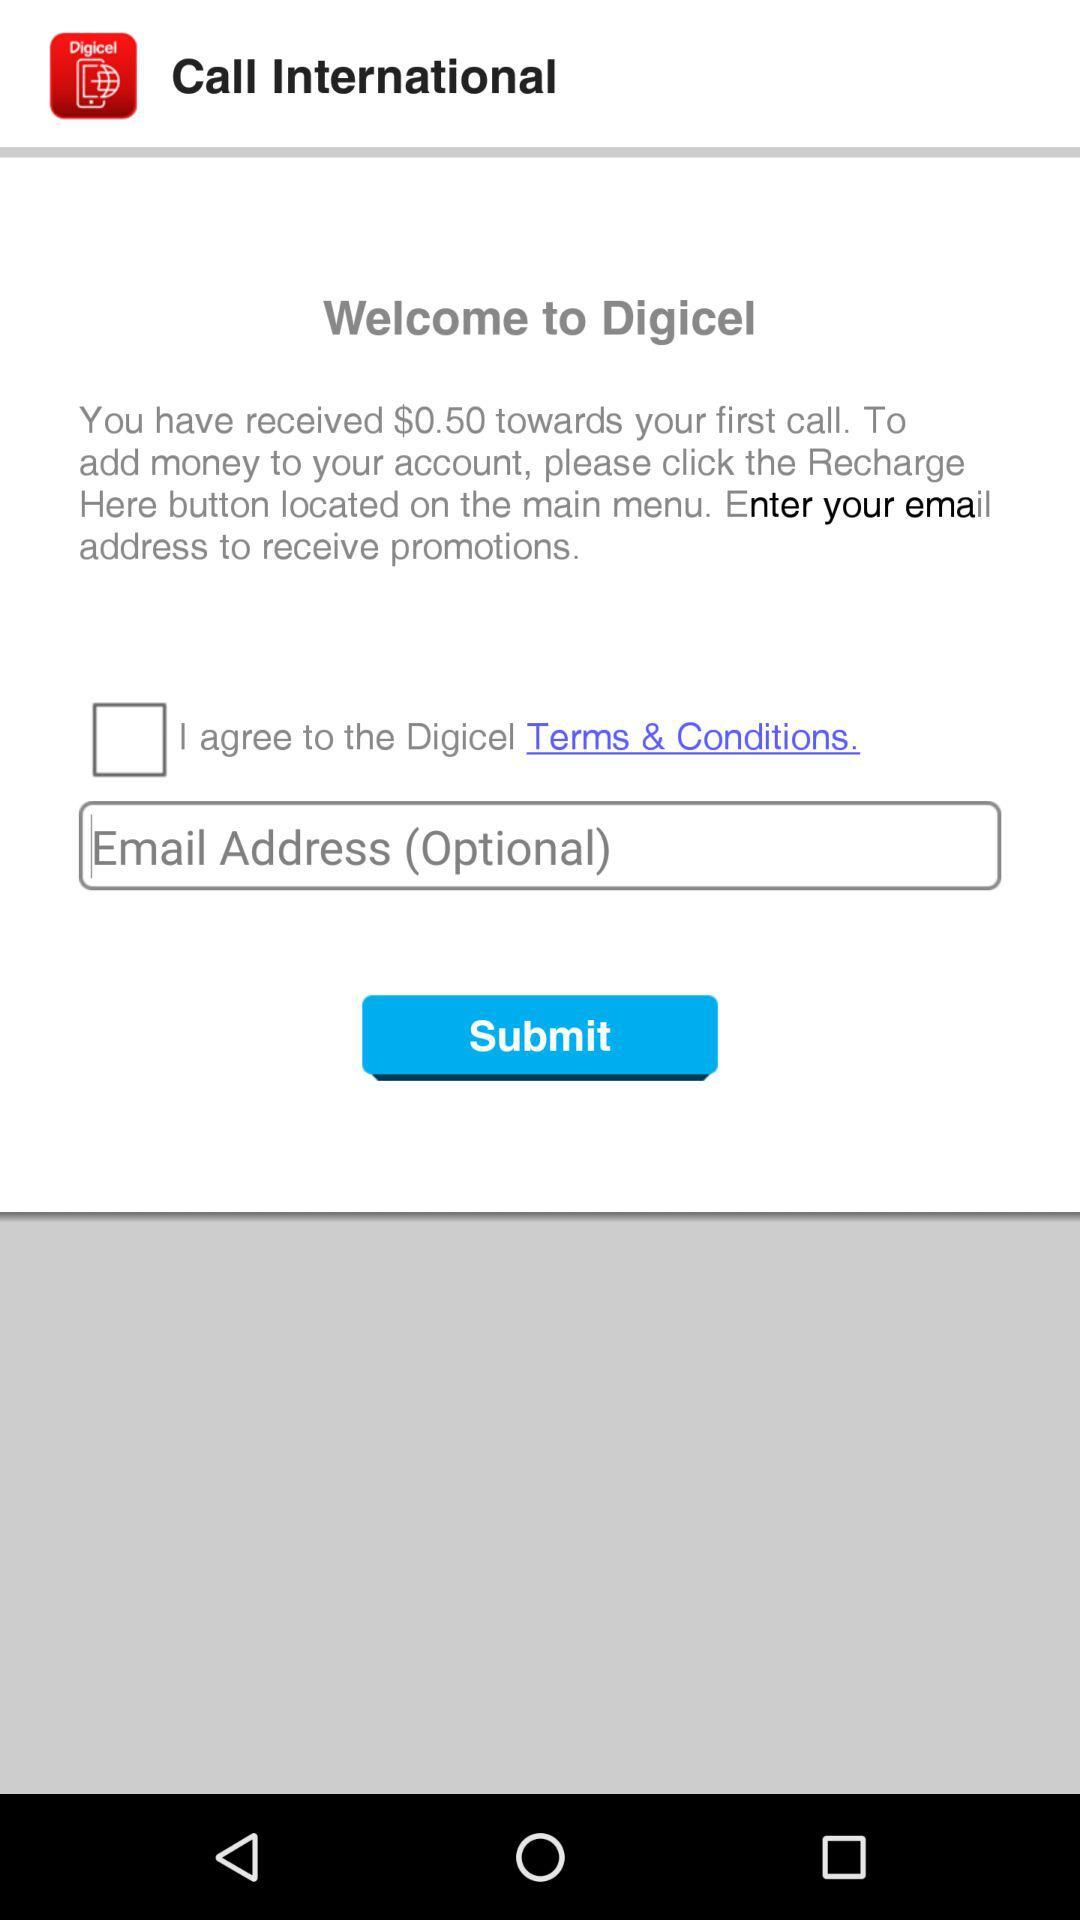  Describe the element at coordinates (128, 737) in the screenshot. I see `the item next to the i agree to` at that location.